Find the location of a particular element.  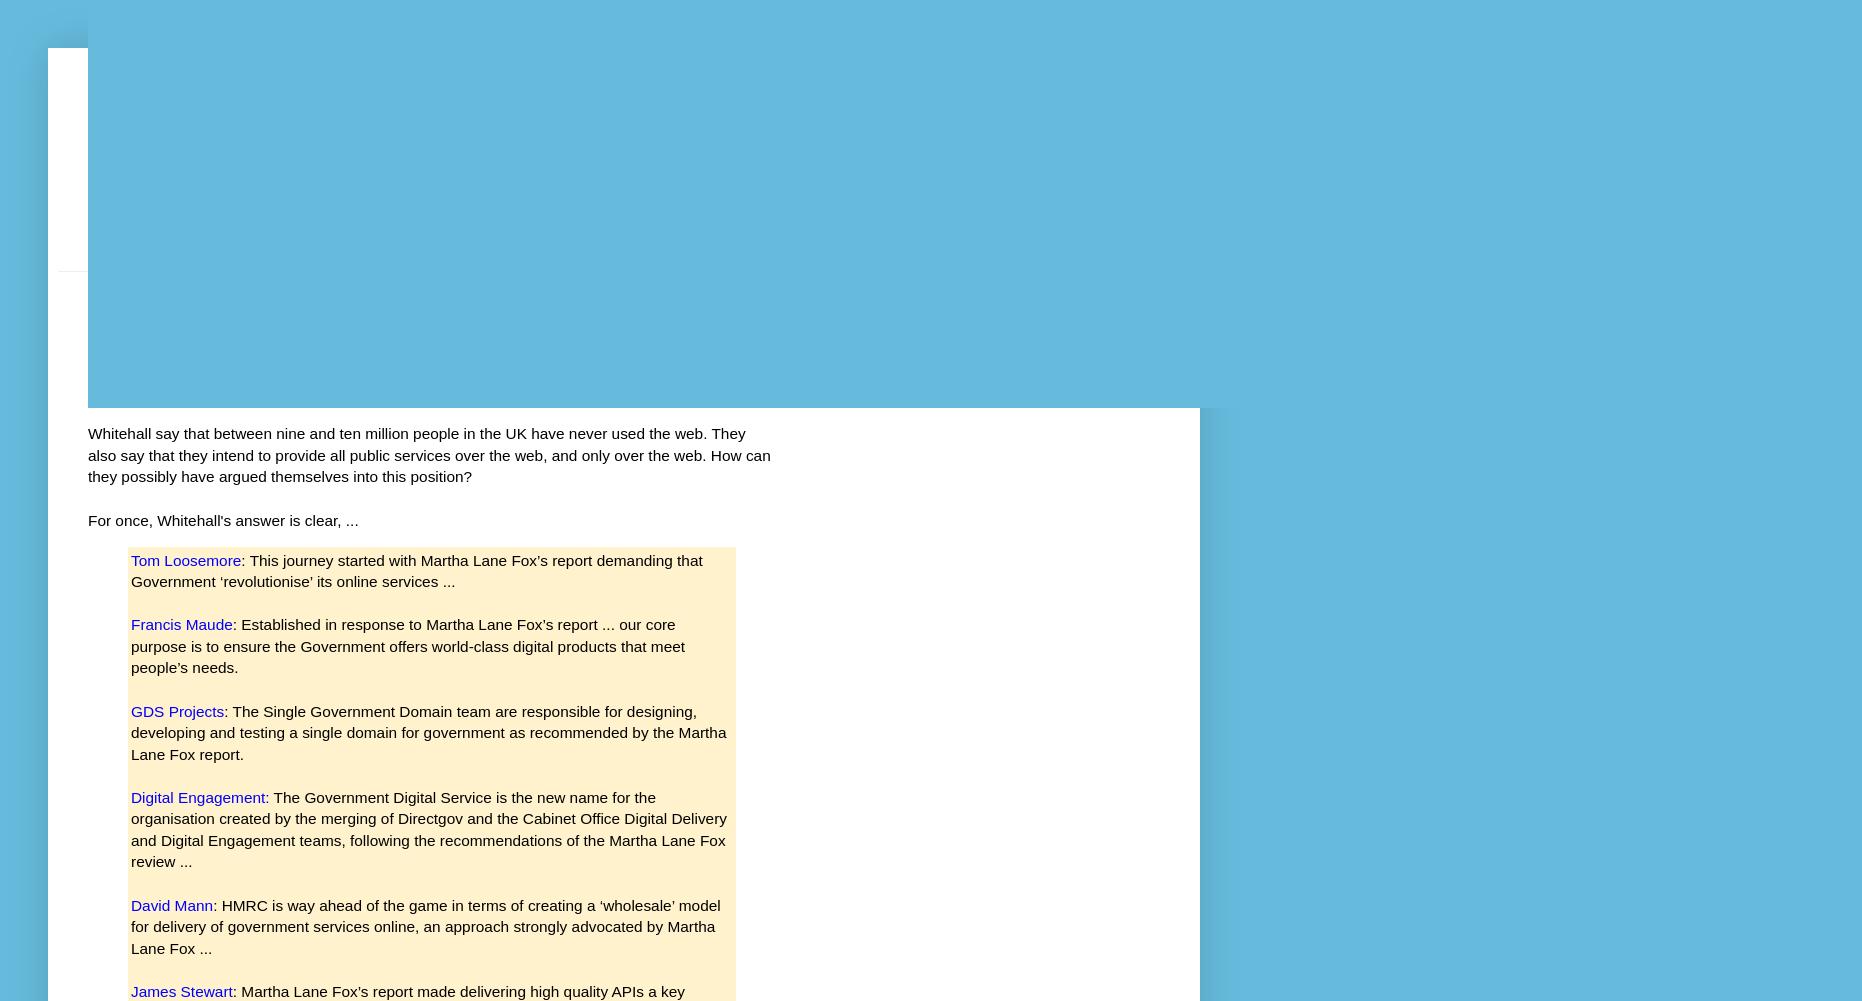

': The Single Government Domain team are responsible for designing, developing and testing a single domain for government as recommended by the Martha Lane Fox report.' is located at coordinates (427, 732).